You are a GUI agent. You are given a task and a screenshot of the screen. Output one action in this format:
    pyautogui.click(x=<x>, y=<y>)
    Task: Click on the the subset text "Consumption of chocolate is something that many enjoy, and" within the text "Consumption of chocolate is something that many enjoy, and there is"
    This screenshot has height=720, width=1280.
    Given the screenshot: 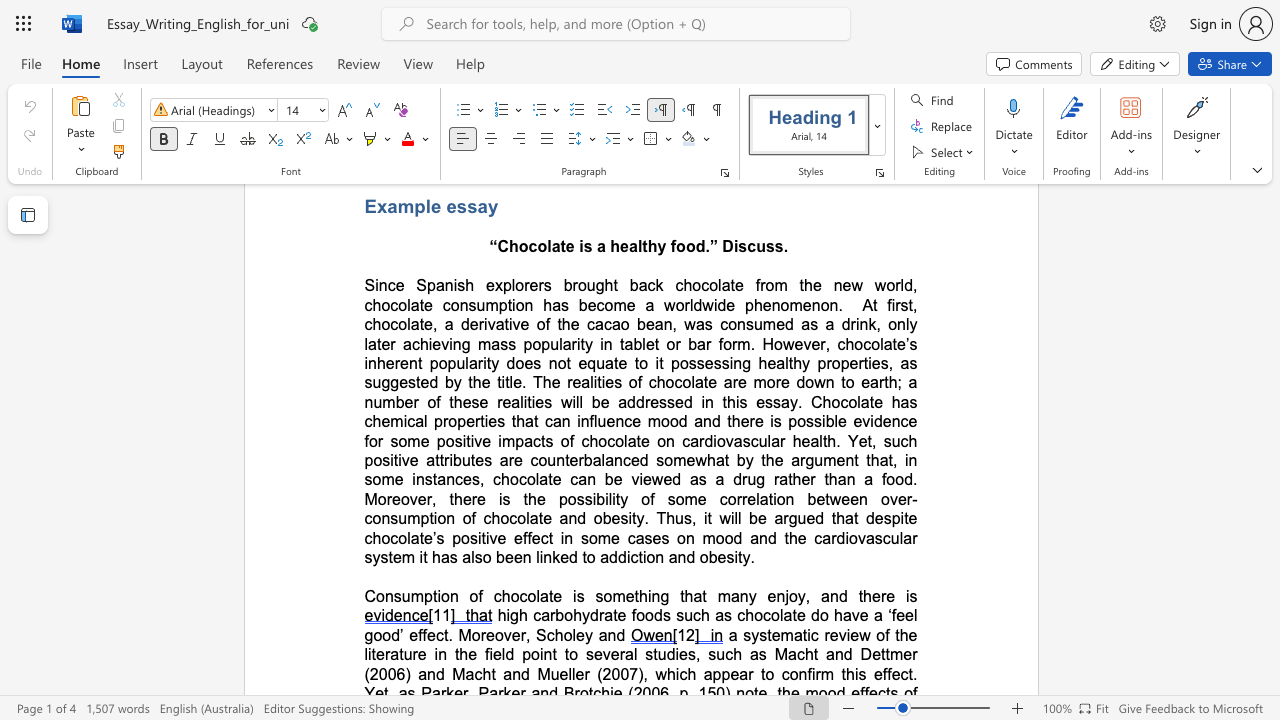 What is the action you would take?
    pyautogui.click(x=364, y=595)
    